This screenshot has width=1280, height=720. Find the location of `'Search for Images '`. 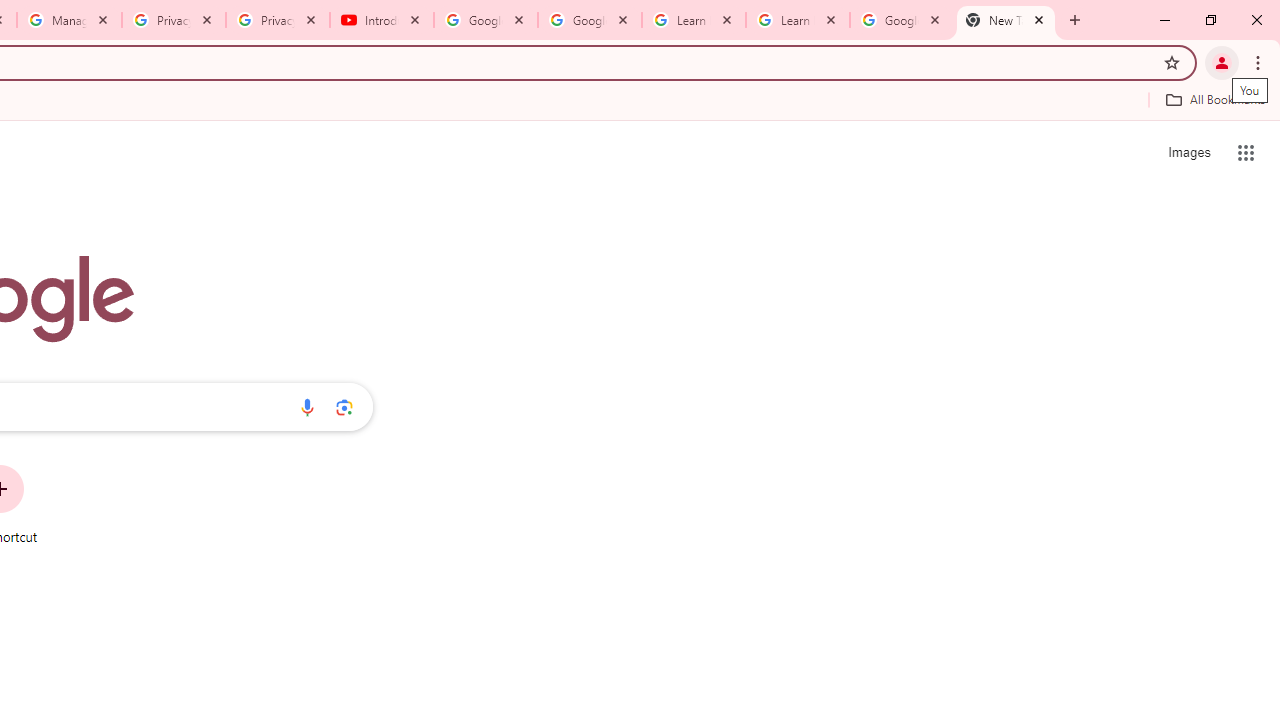

'Search for Images ' is located at coordinates (1189, 152).